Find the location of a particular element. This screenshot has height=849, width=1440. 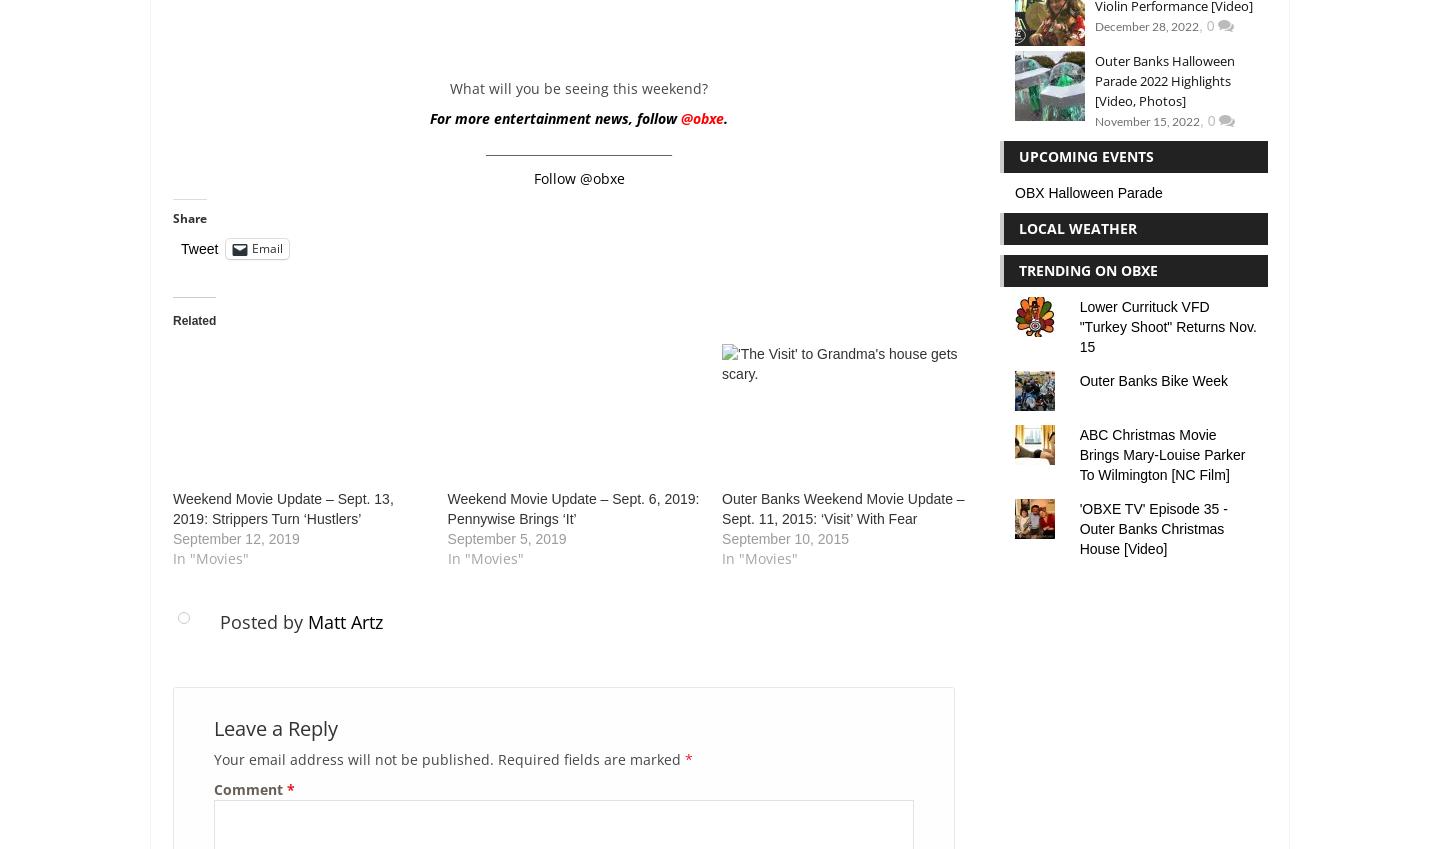

'ABC Christmas Movie Brings Mary-Louise Parker To Wilmington [NC Film]' is located at coordinates (1161, 453).